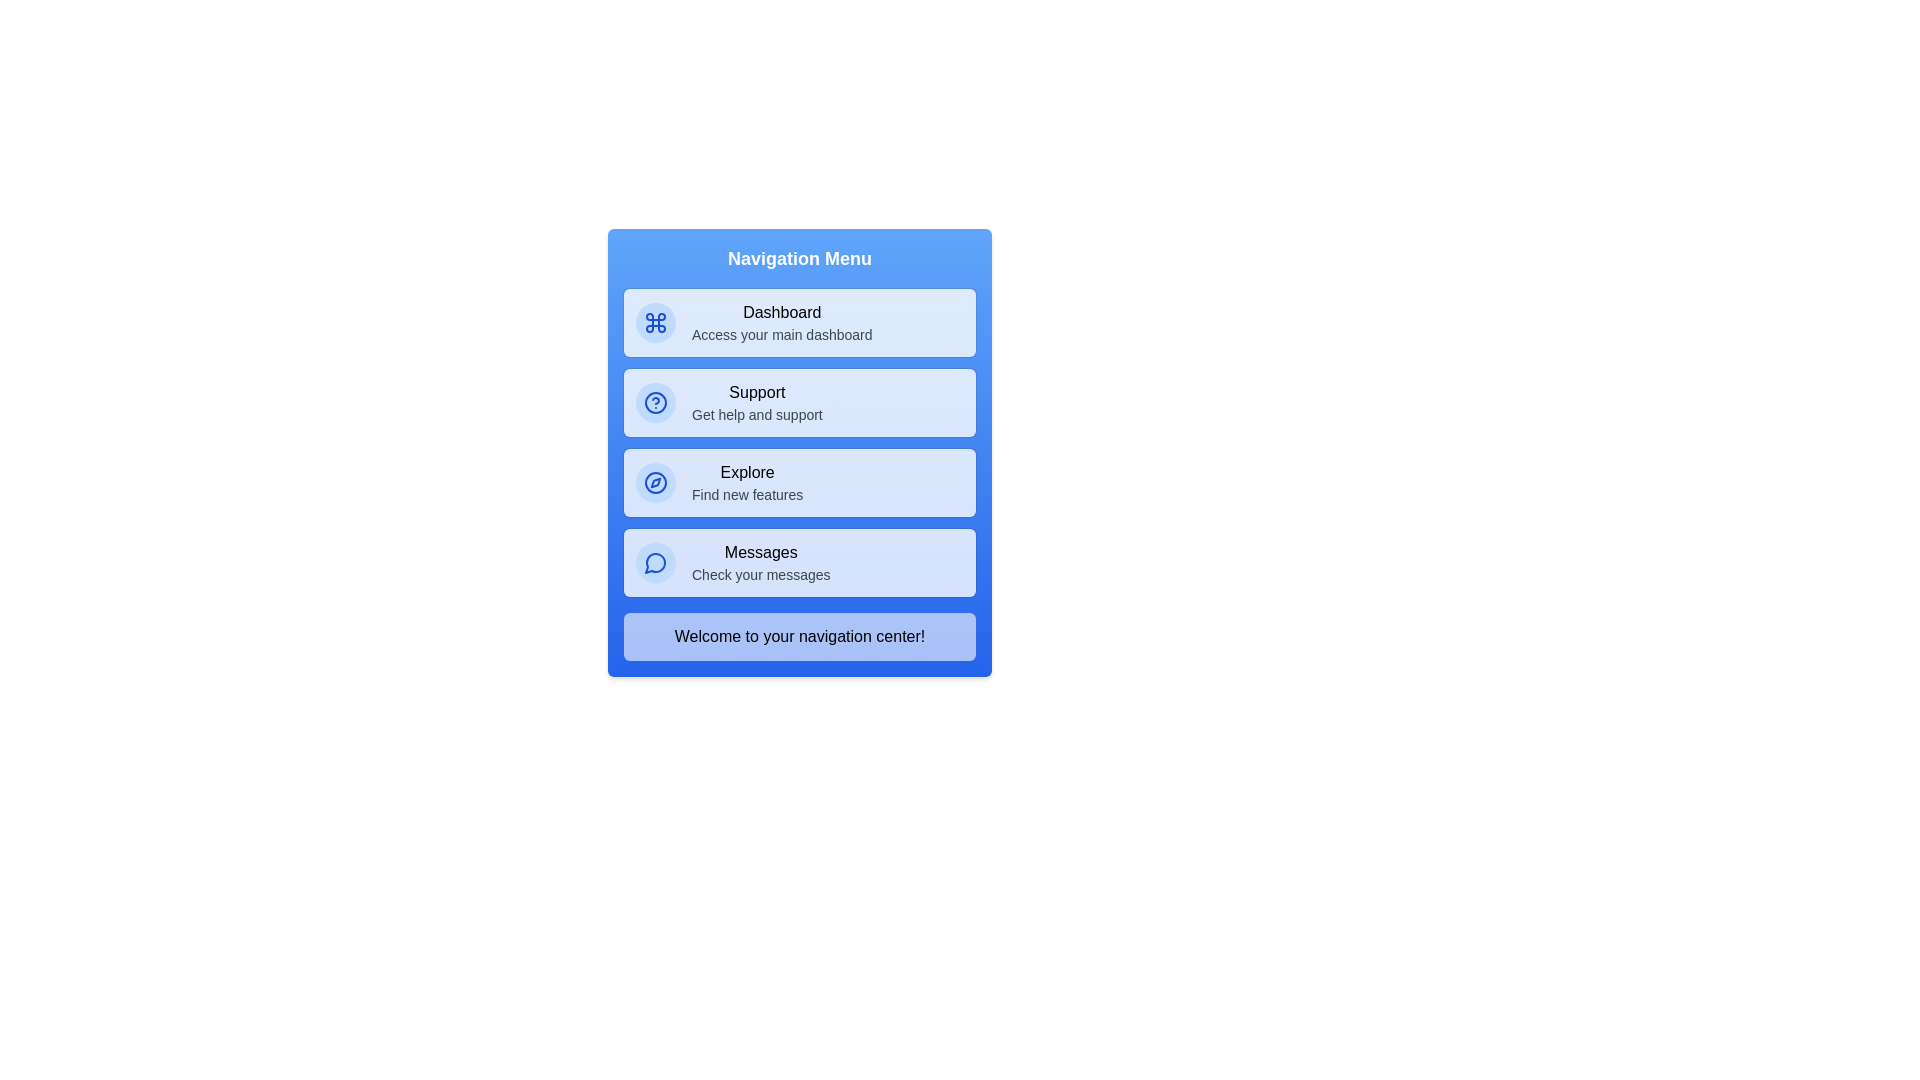 Image resolution: width=1920 pixels, height=1080 pixels. Describe the element at coordinates (800, 402) in the screenshot. I see `the menu item corresponding to Support` at that location.